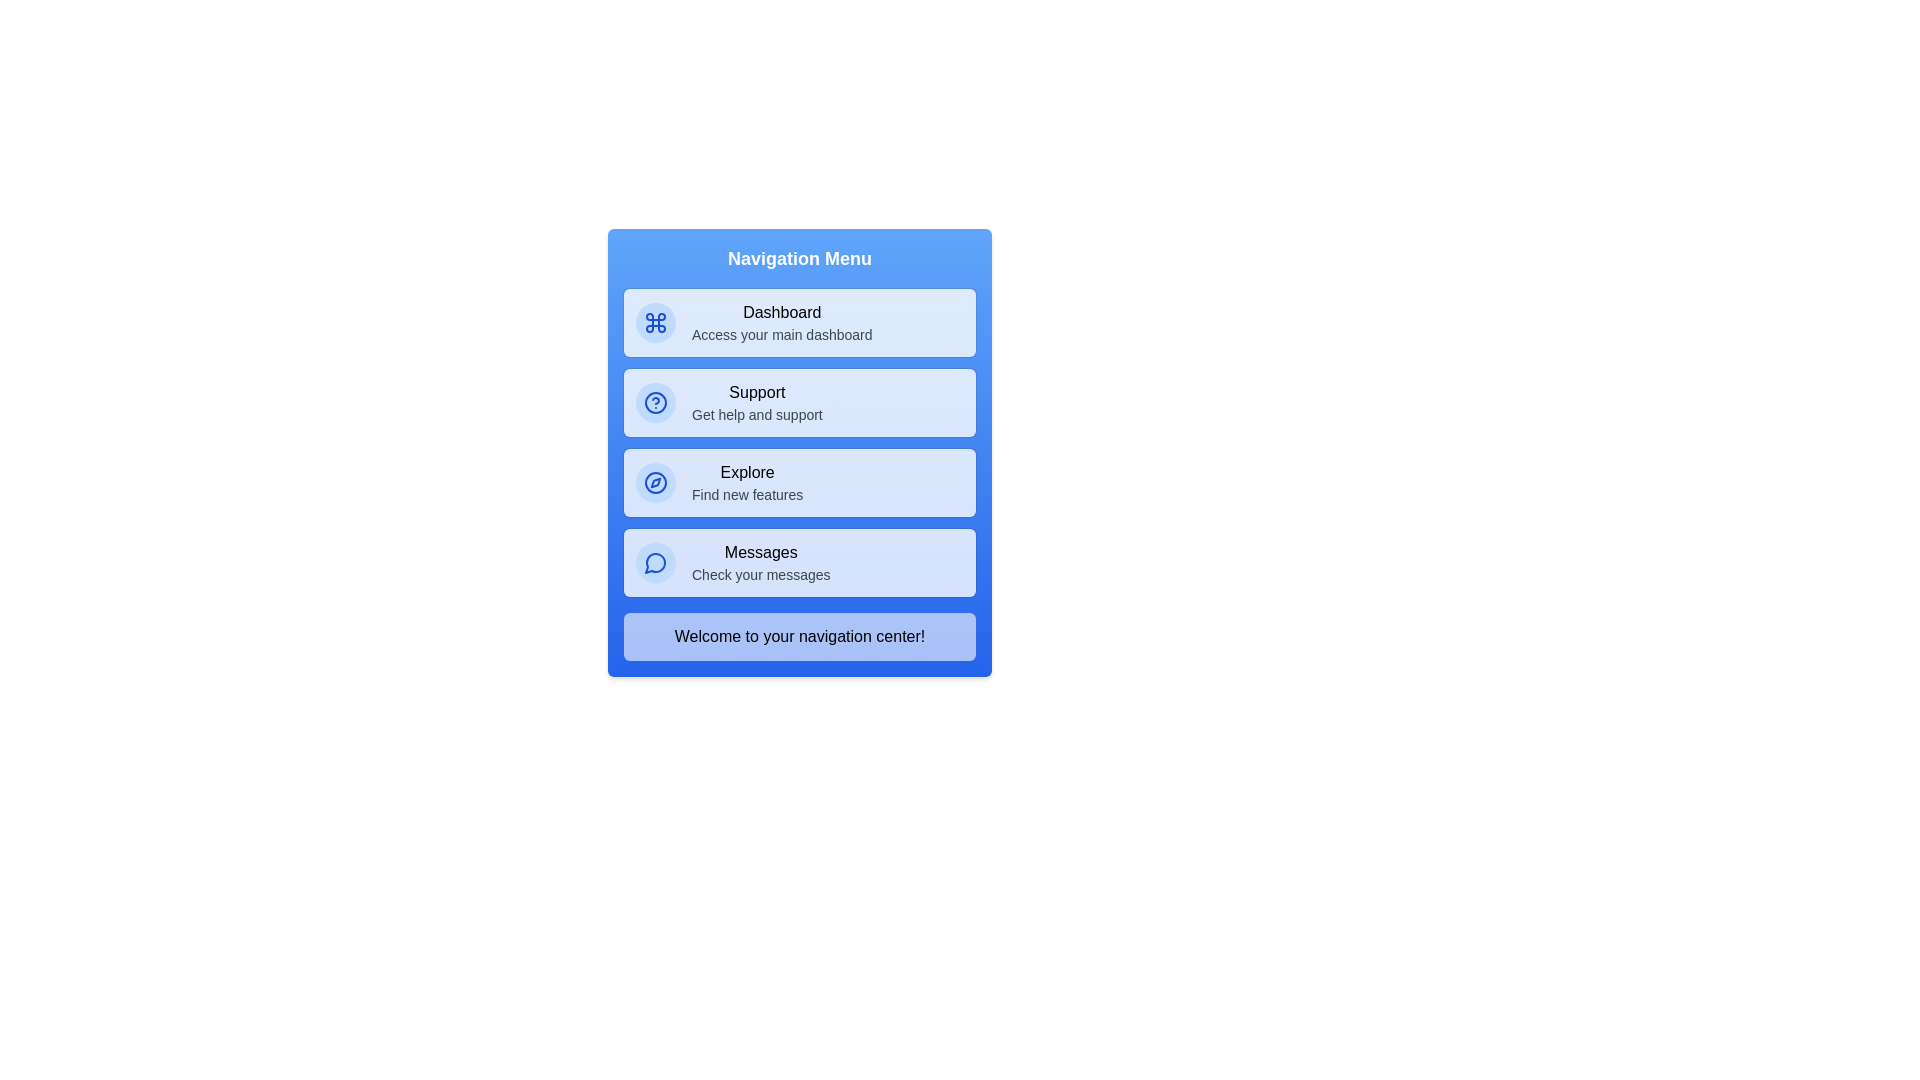 Image resolution: width=1920 pixels, height=1080 pixels. Describe the element at coordinates (800, 402) in the screenshot. I see `the menu item corresponding to Support` at that location.